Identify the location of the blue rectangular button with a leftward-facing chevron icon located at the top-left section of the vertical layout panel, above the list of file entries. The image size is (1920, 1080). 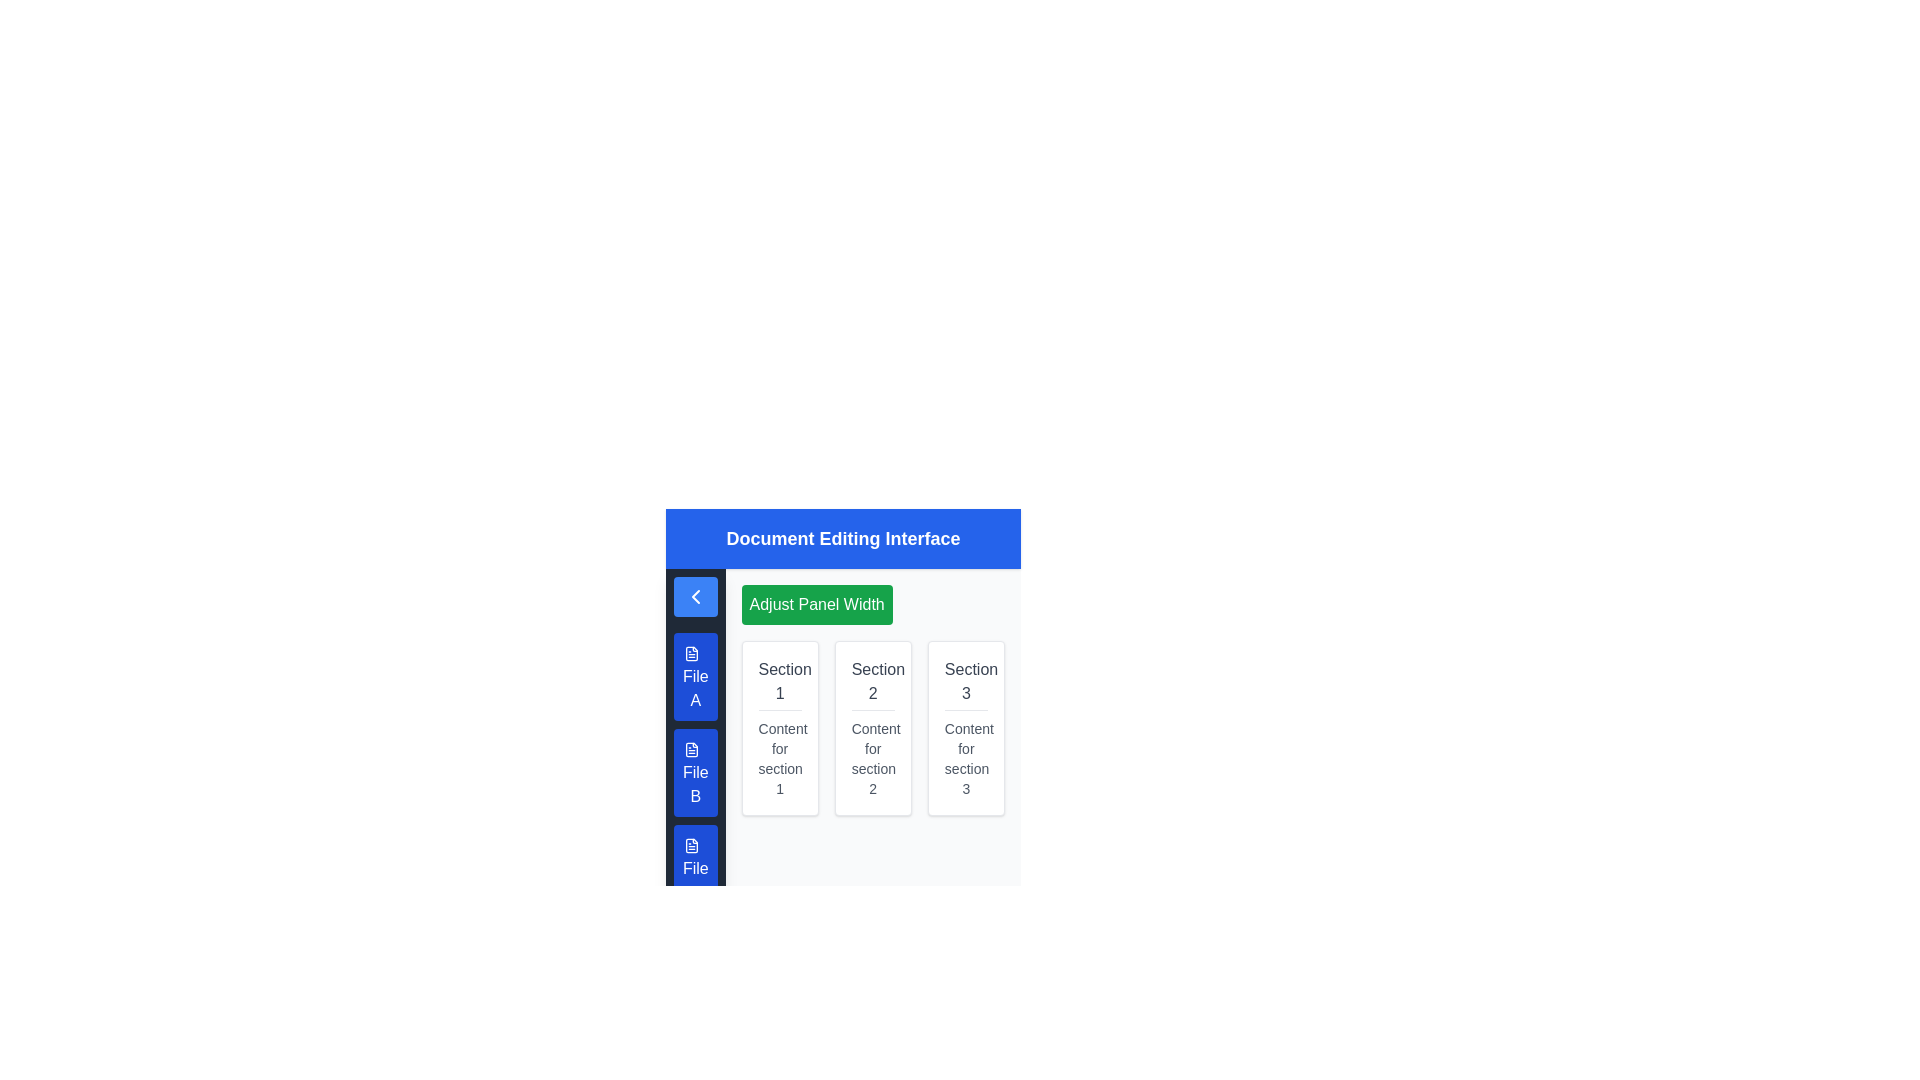
(695, 596).